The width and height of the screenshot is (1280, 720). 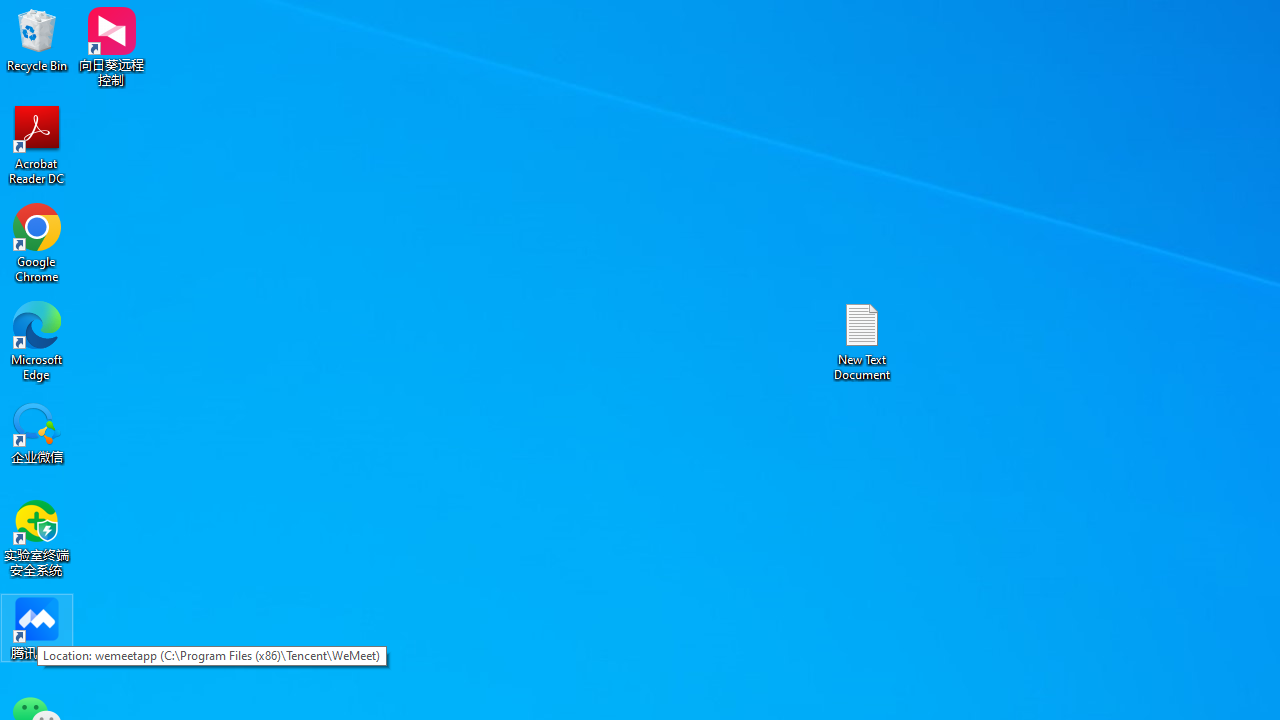 I want to click on 'Google Chrome', so click(x=37, y=242).